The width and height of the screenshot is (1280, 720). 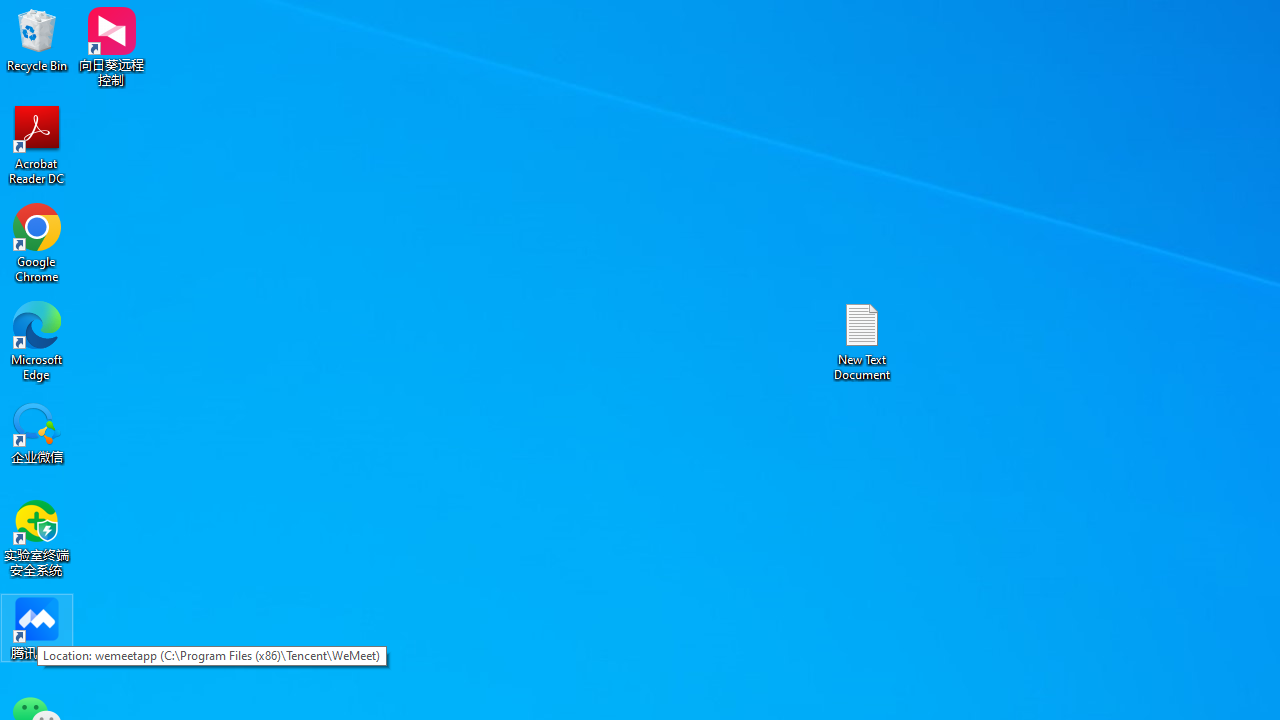 I want to click on 'Google Chrome', so click(x=37, y=242).